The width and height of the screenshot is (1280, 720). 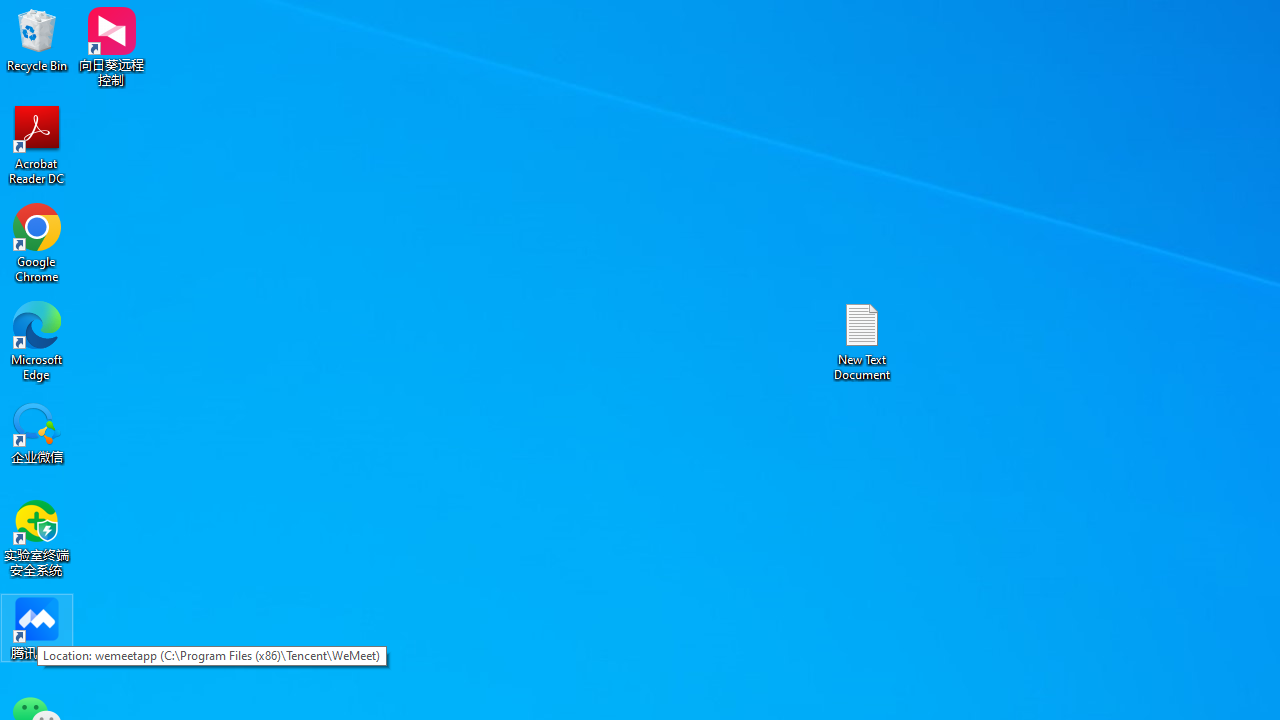 I want to click on 'Google Chrome', so click(x=37, y=242).